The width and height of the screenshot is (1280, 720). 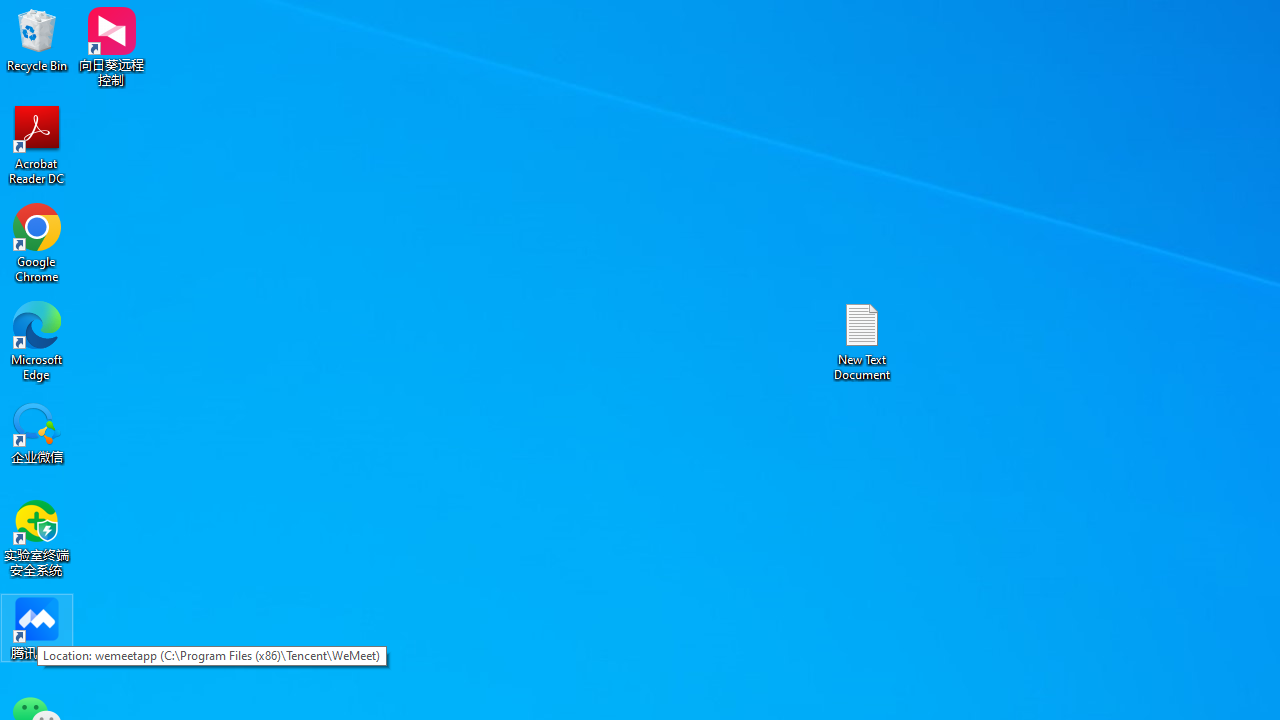 I want to click on 'Google Chrome', so click(x=37, y=242).